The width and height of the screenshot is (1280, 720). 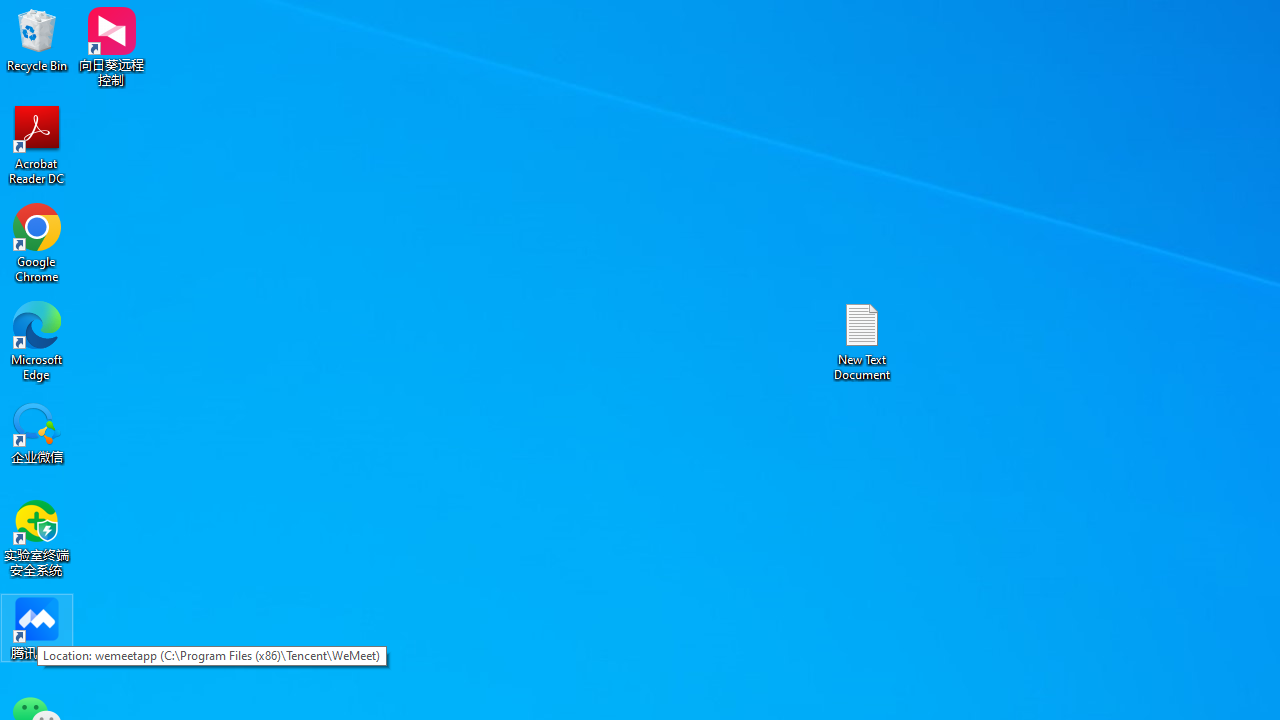 I want to click on 'Google Chrome', so click(x=37, y=242).